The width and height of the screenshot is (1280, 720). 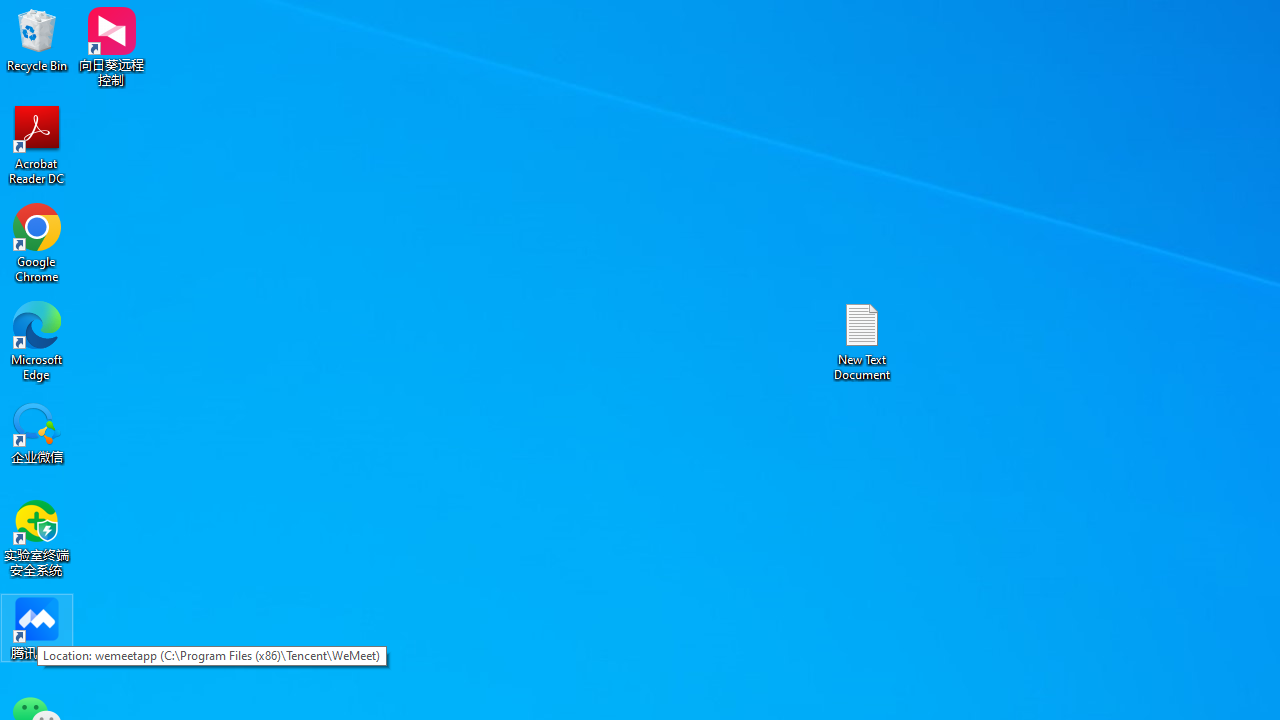 I want to click on 'Google Chrome', so click(x=37, y=242).